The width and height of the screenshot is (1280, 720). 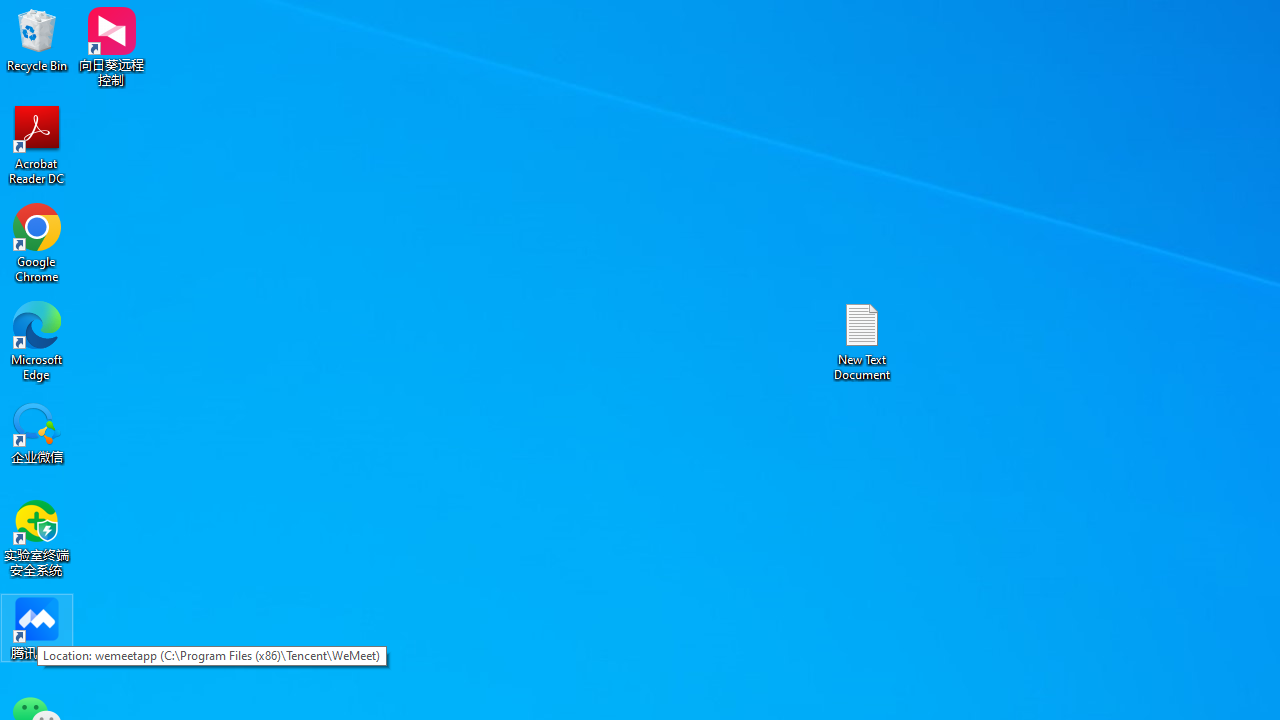 I want to click on 'Google Chrome', so click(x=37, y=242).